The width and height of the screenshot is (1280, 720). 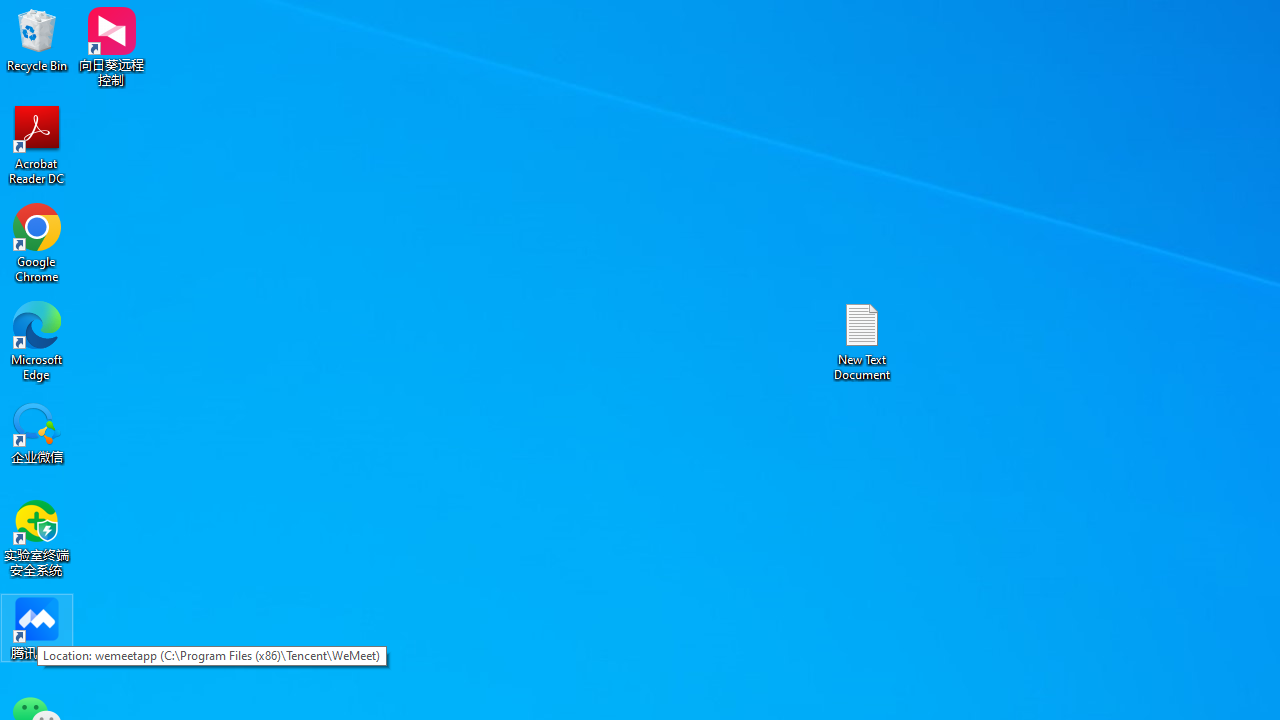 I want to click on 'Google Chrome', so click(x=37, y=242).